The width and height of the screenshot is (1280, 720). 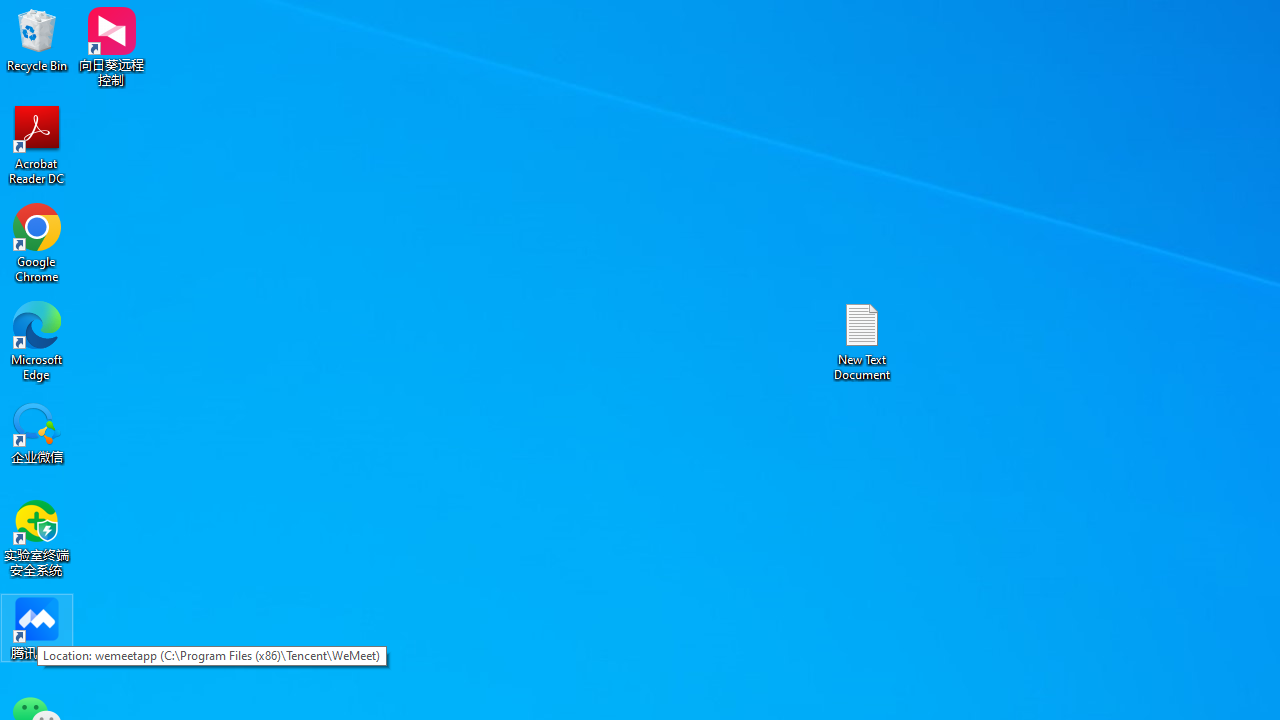 I want to click on 'Google Chrome', so click(x=37, y=242).